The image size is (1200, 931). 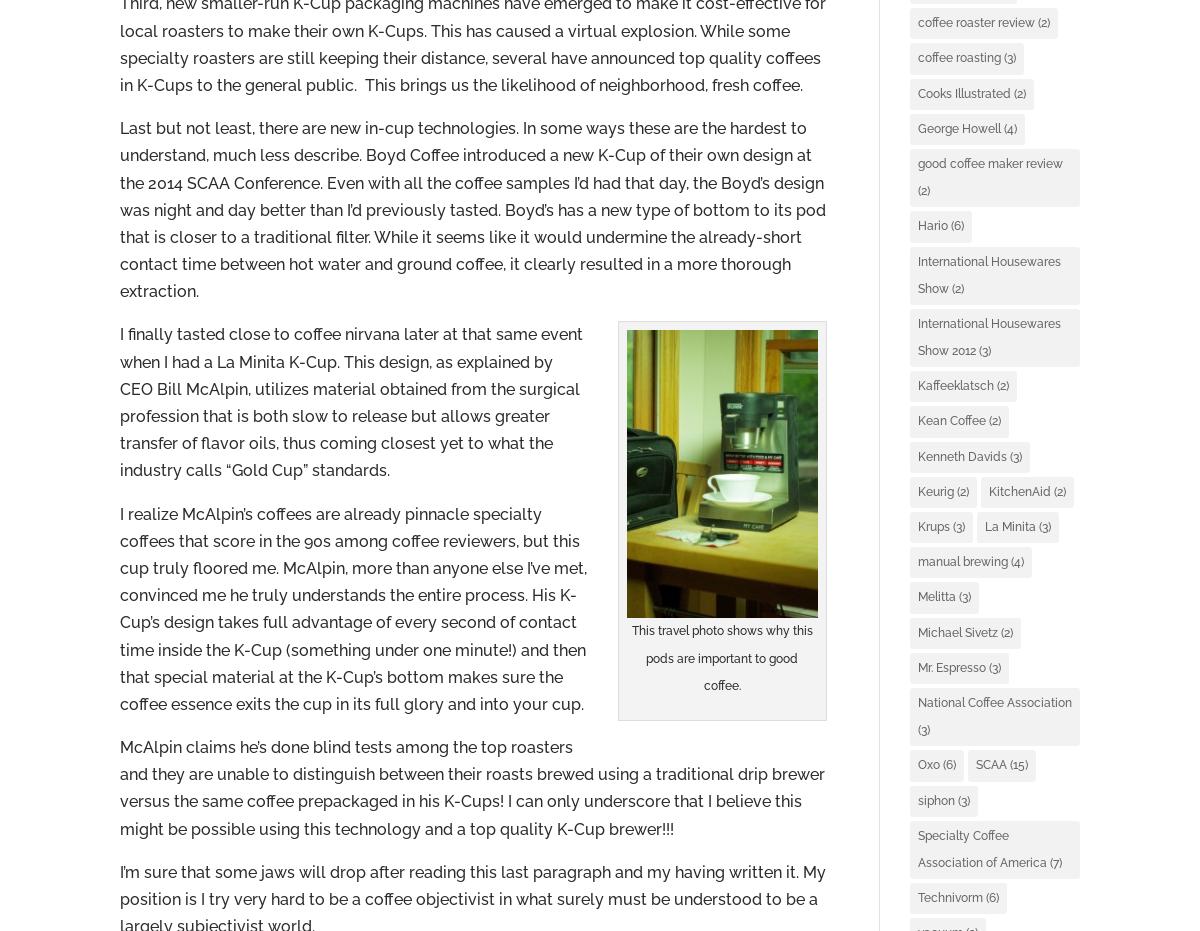 I want to click on 'Kenneth Davids', so click(x=917, y=455).